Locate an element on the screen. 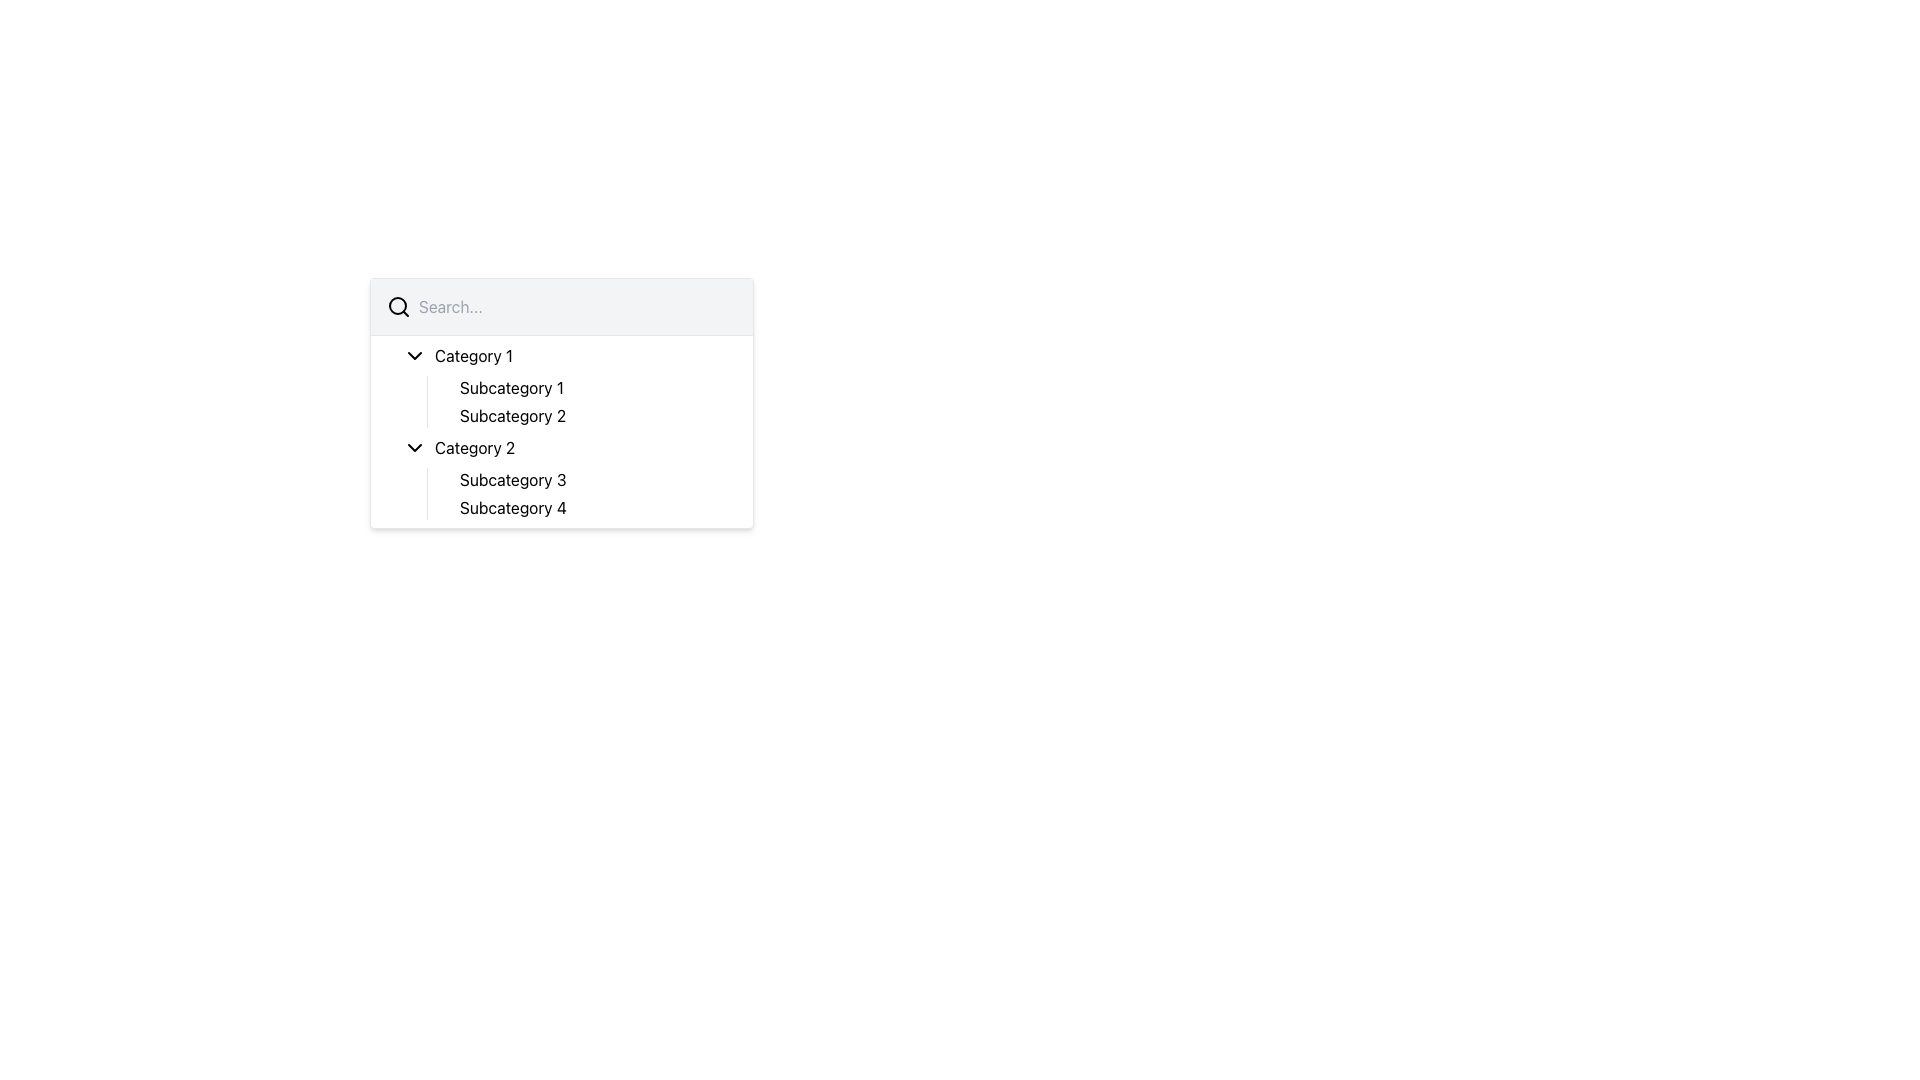 This screenshot has width=1920, height=1080. an individual subcategory from the collapsible hierarchical menu located within the white rectangular card element, positioned below the search input field is located at coordinates (560, 431).